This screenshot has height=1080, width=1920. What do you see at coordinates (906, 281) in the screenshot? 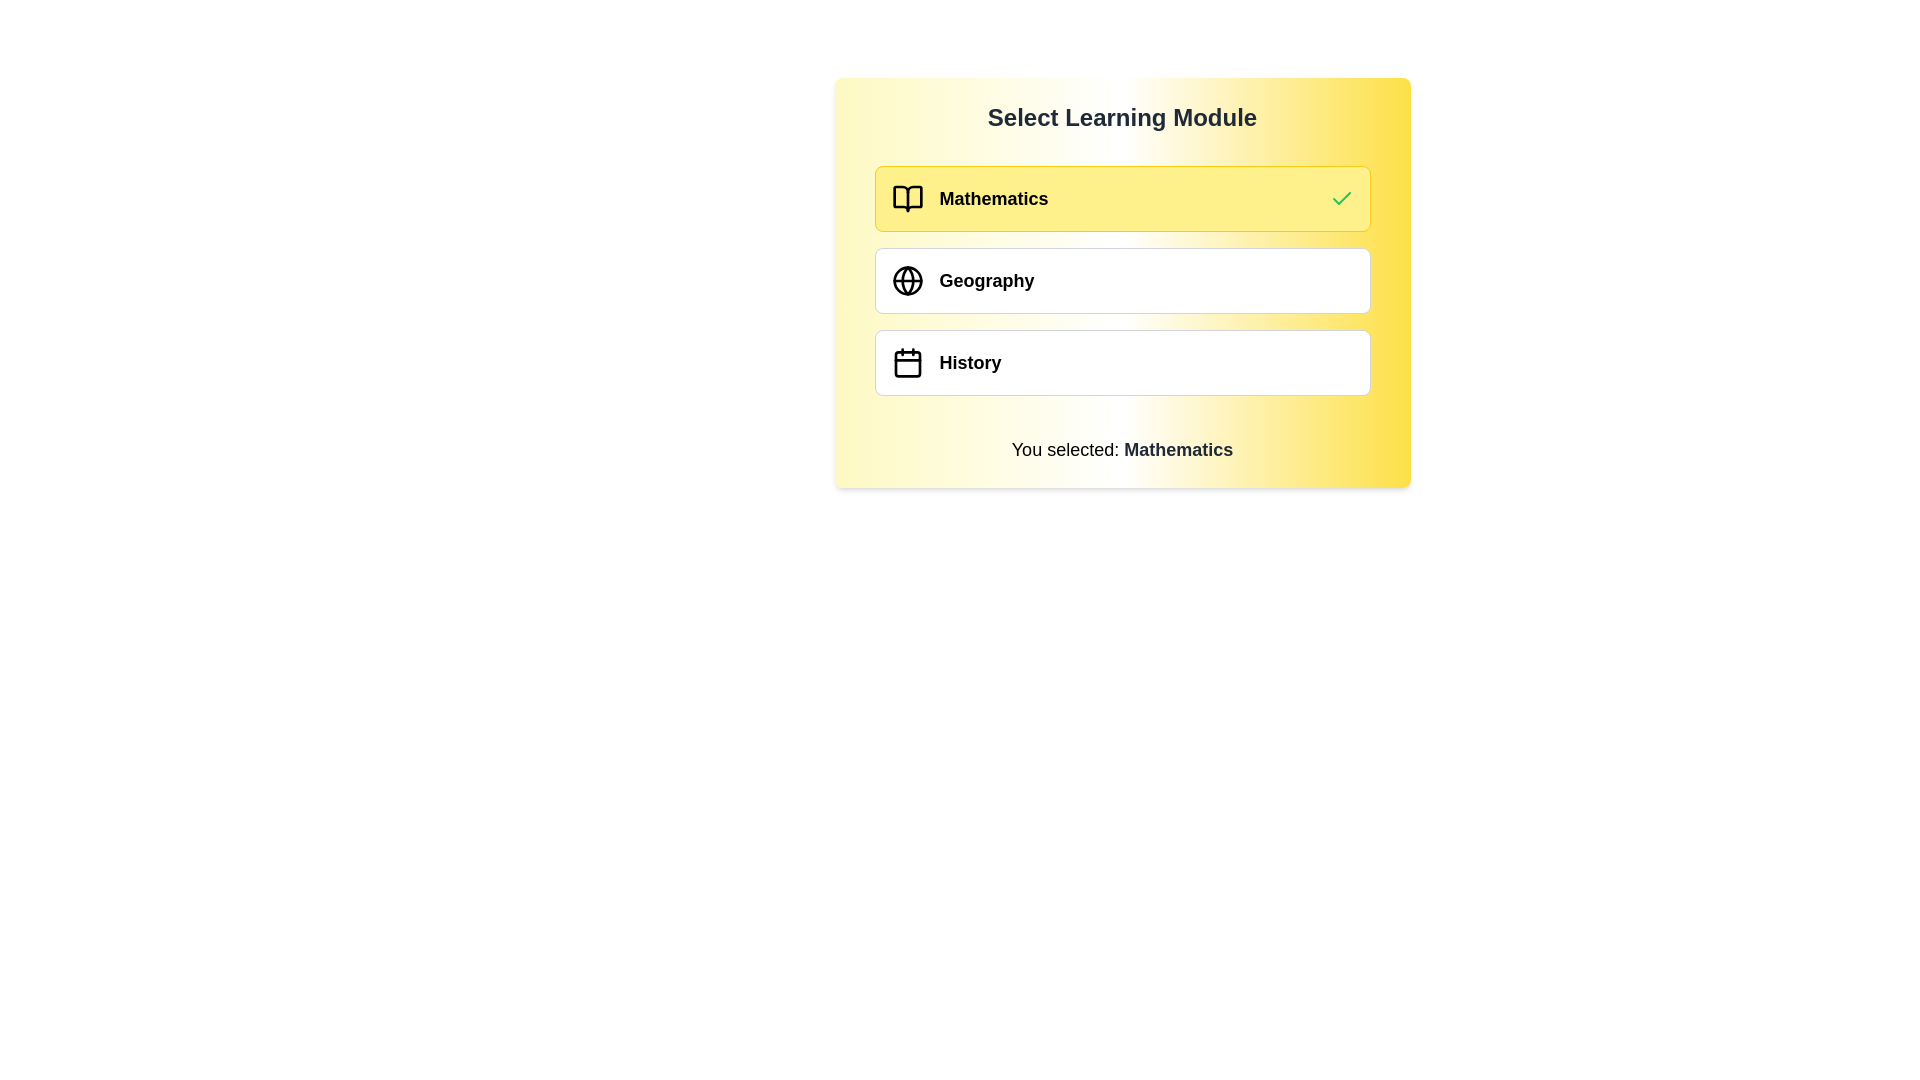
I see `the globe icon, which is characterized by circular lines forming the shape of a world globe with latitude and longitude lines, located to the left of the text 'Geography' in the second option box` at bounding box center [906, 281].